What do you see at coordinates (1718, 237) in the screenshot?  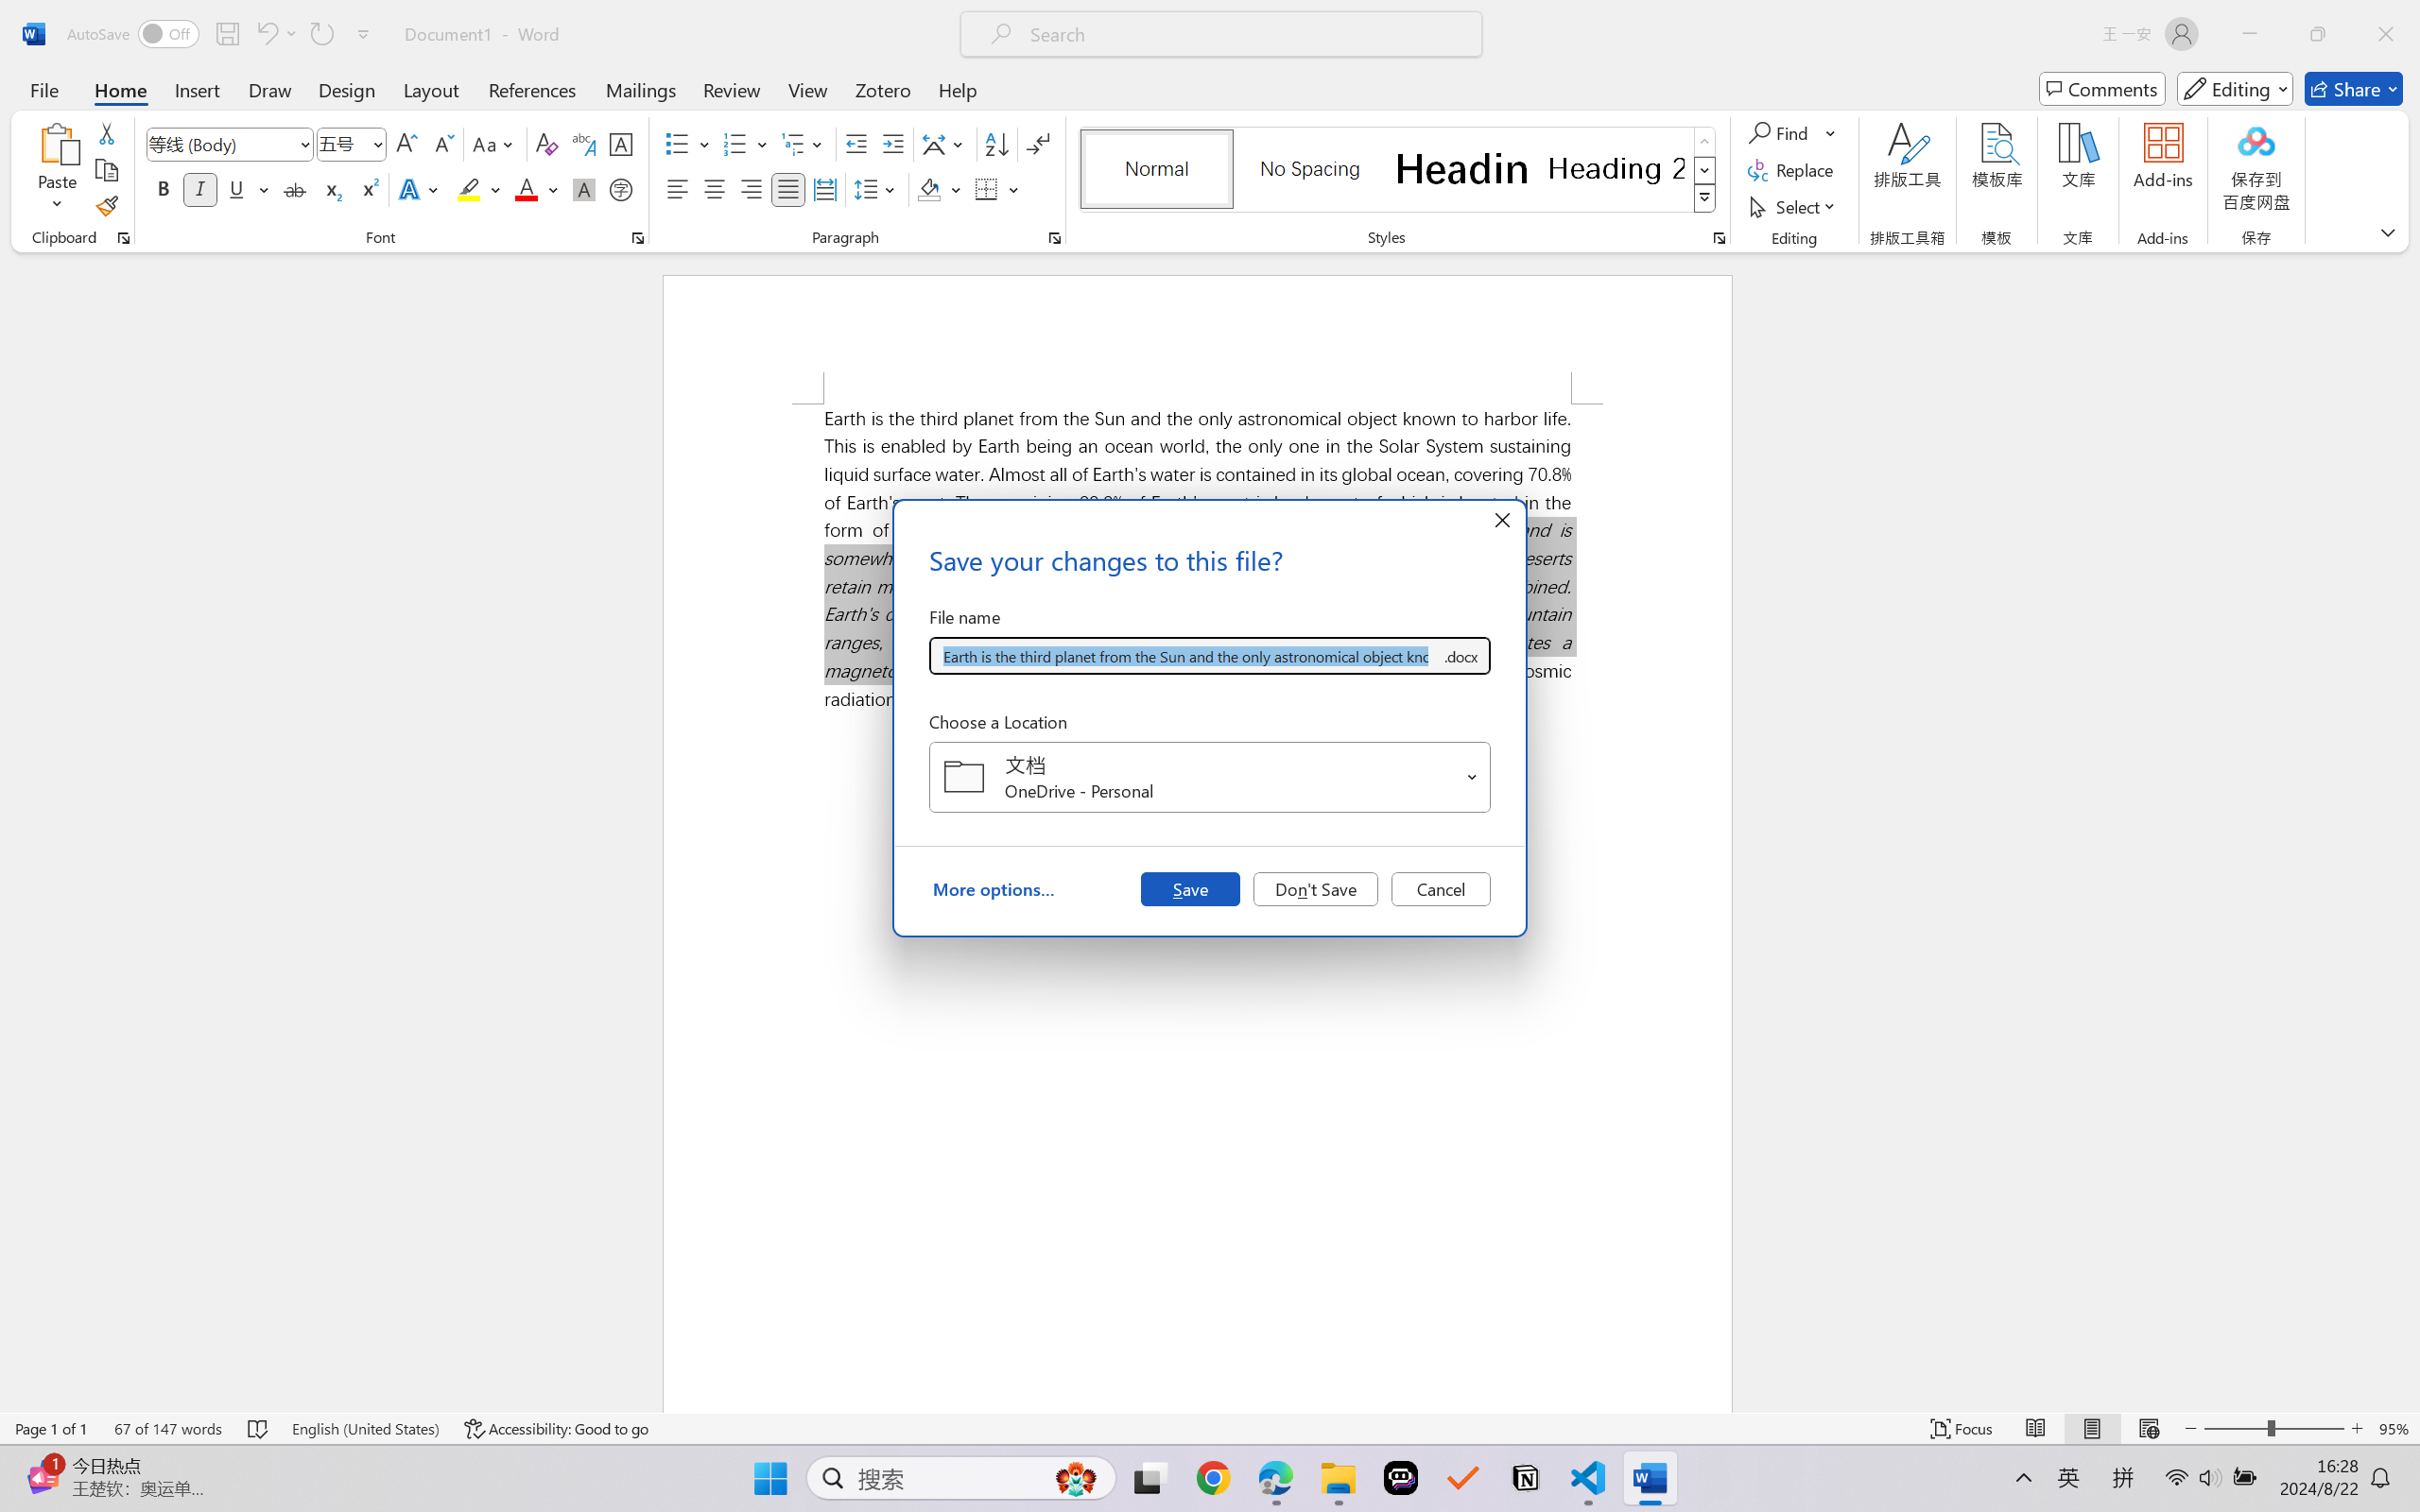 I see `'Styles...'` at bounding box center [1718, 237].